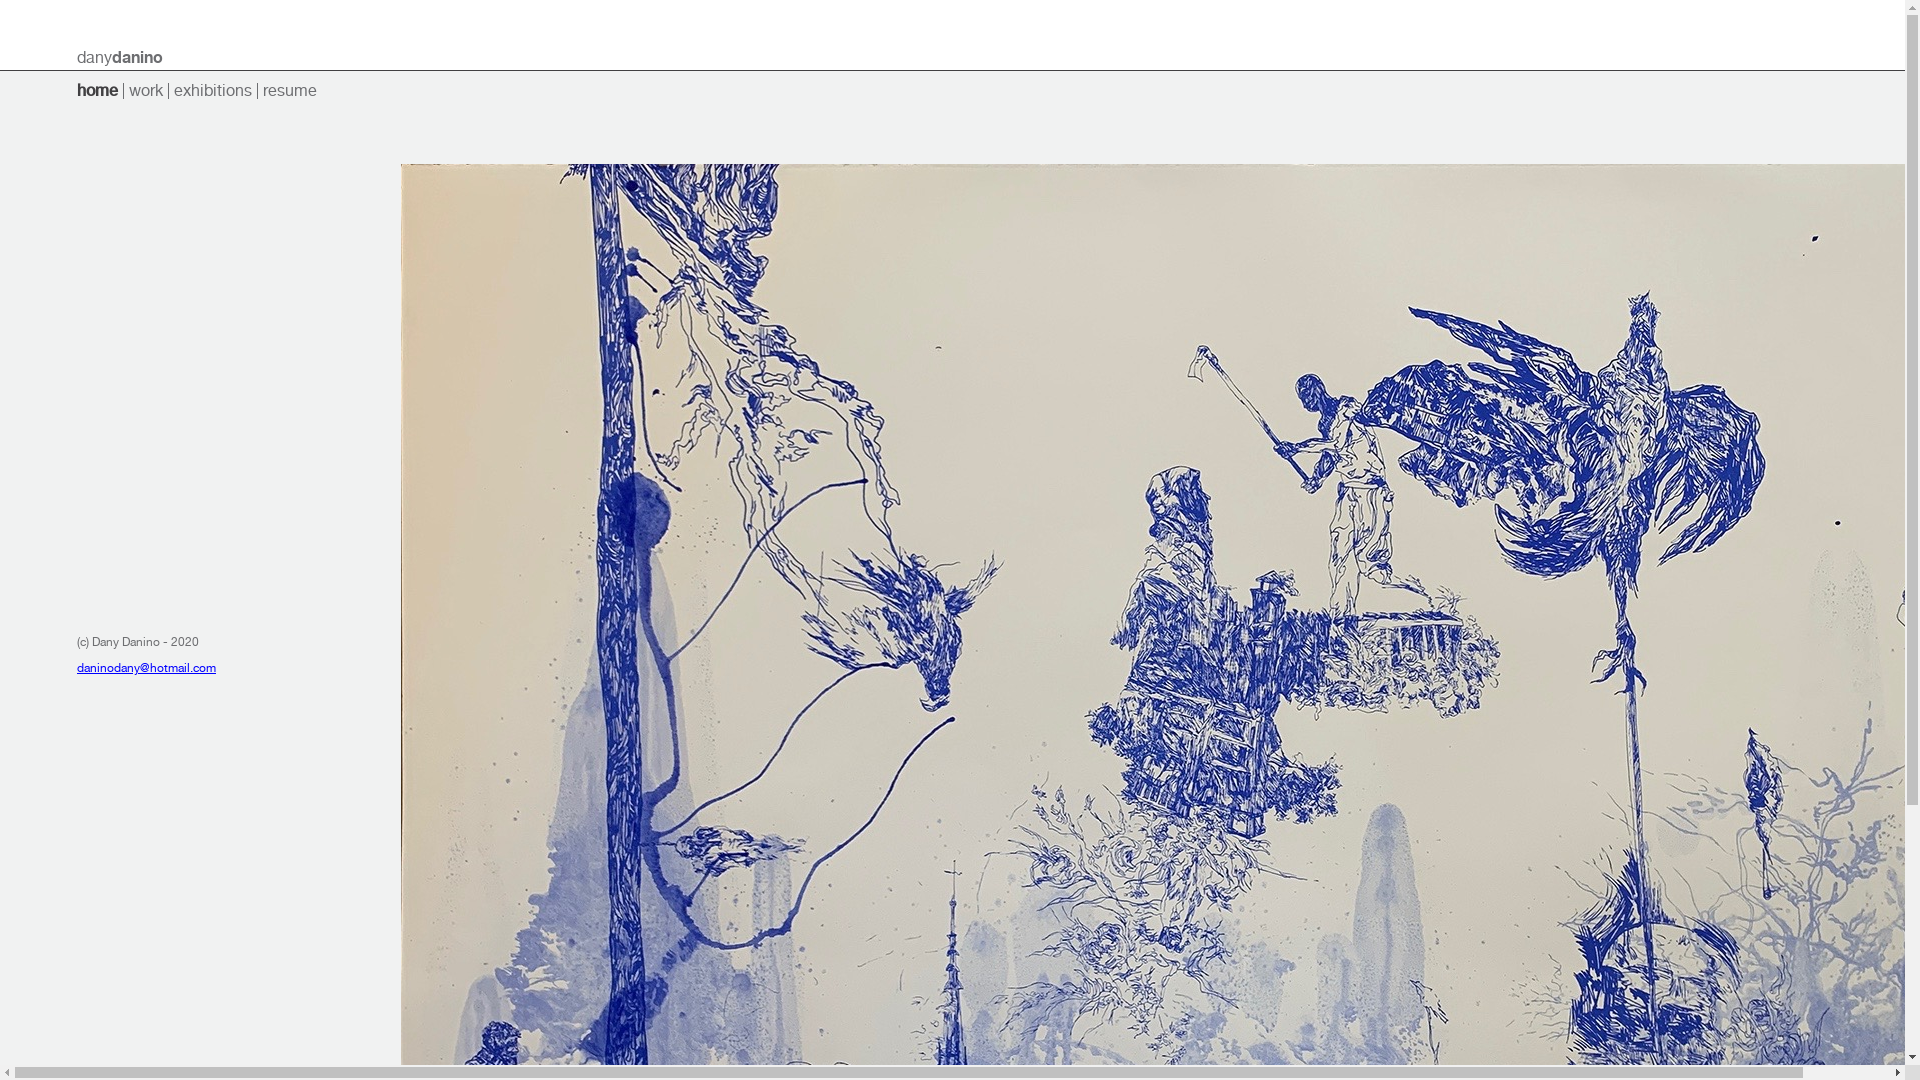  Describe the element at coordinates (96, 90) in the screenshot. I see `'home'` at that location.